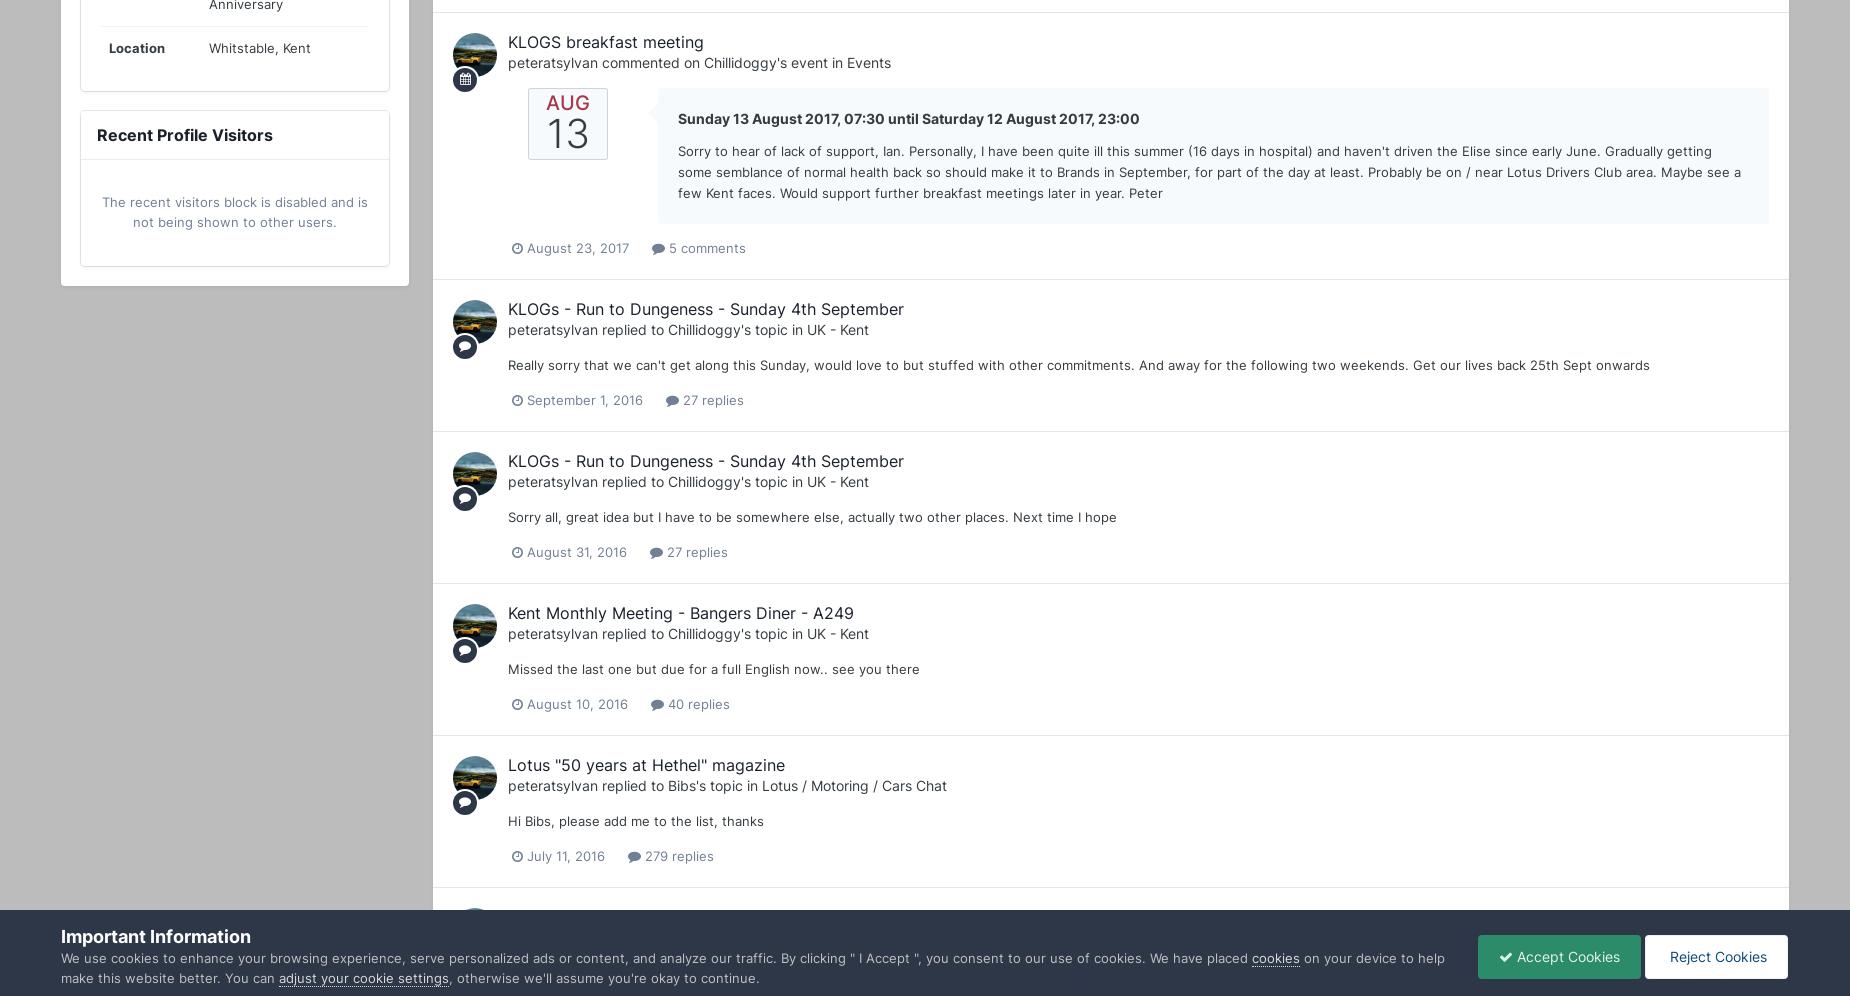 Image resolution: width=1850 pixels, height=996 pixels. Describe the element at coordinates (136, 47) in the screenshot. I see `'Location'` at that location.